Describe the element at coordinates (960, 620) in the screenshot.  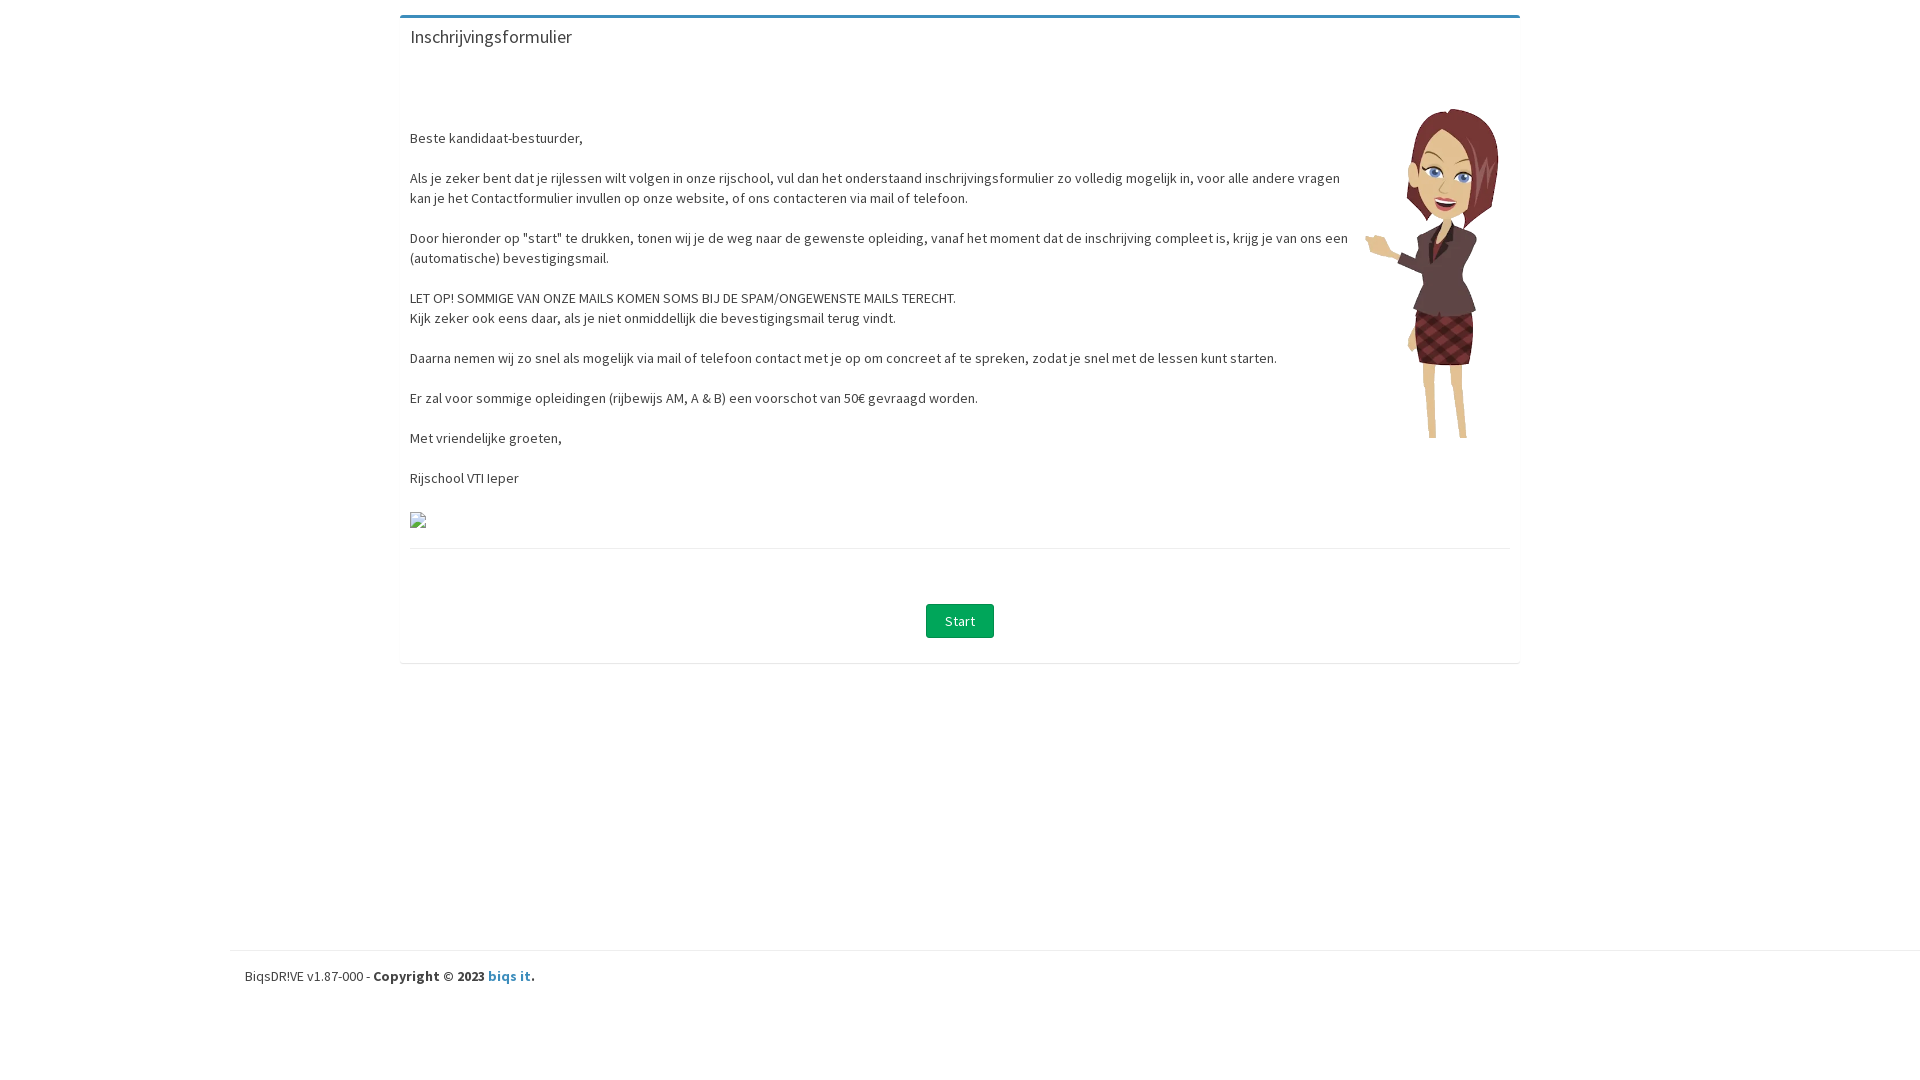
I see `'  Start  '` at that location.